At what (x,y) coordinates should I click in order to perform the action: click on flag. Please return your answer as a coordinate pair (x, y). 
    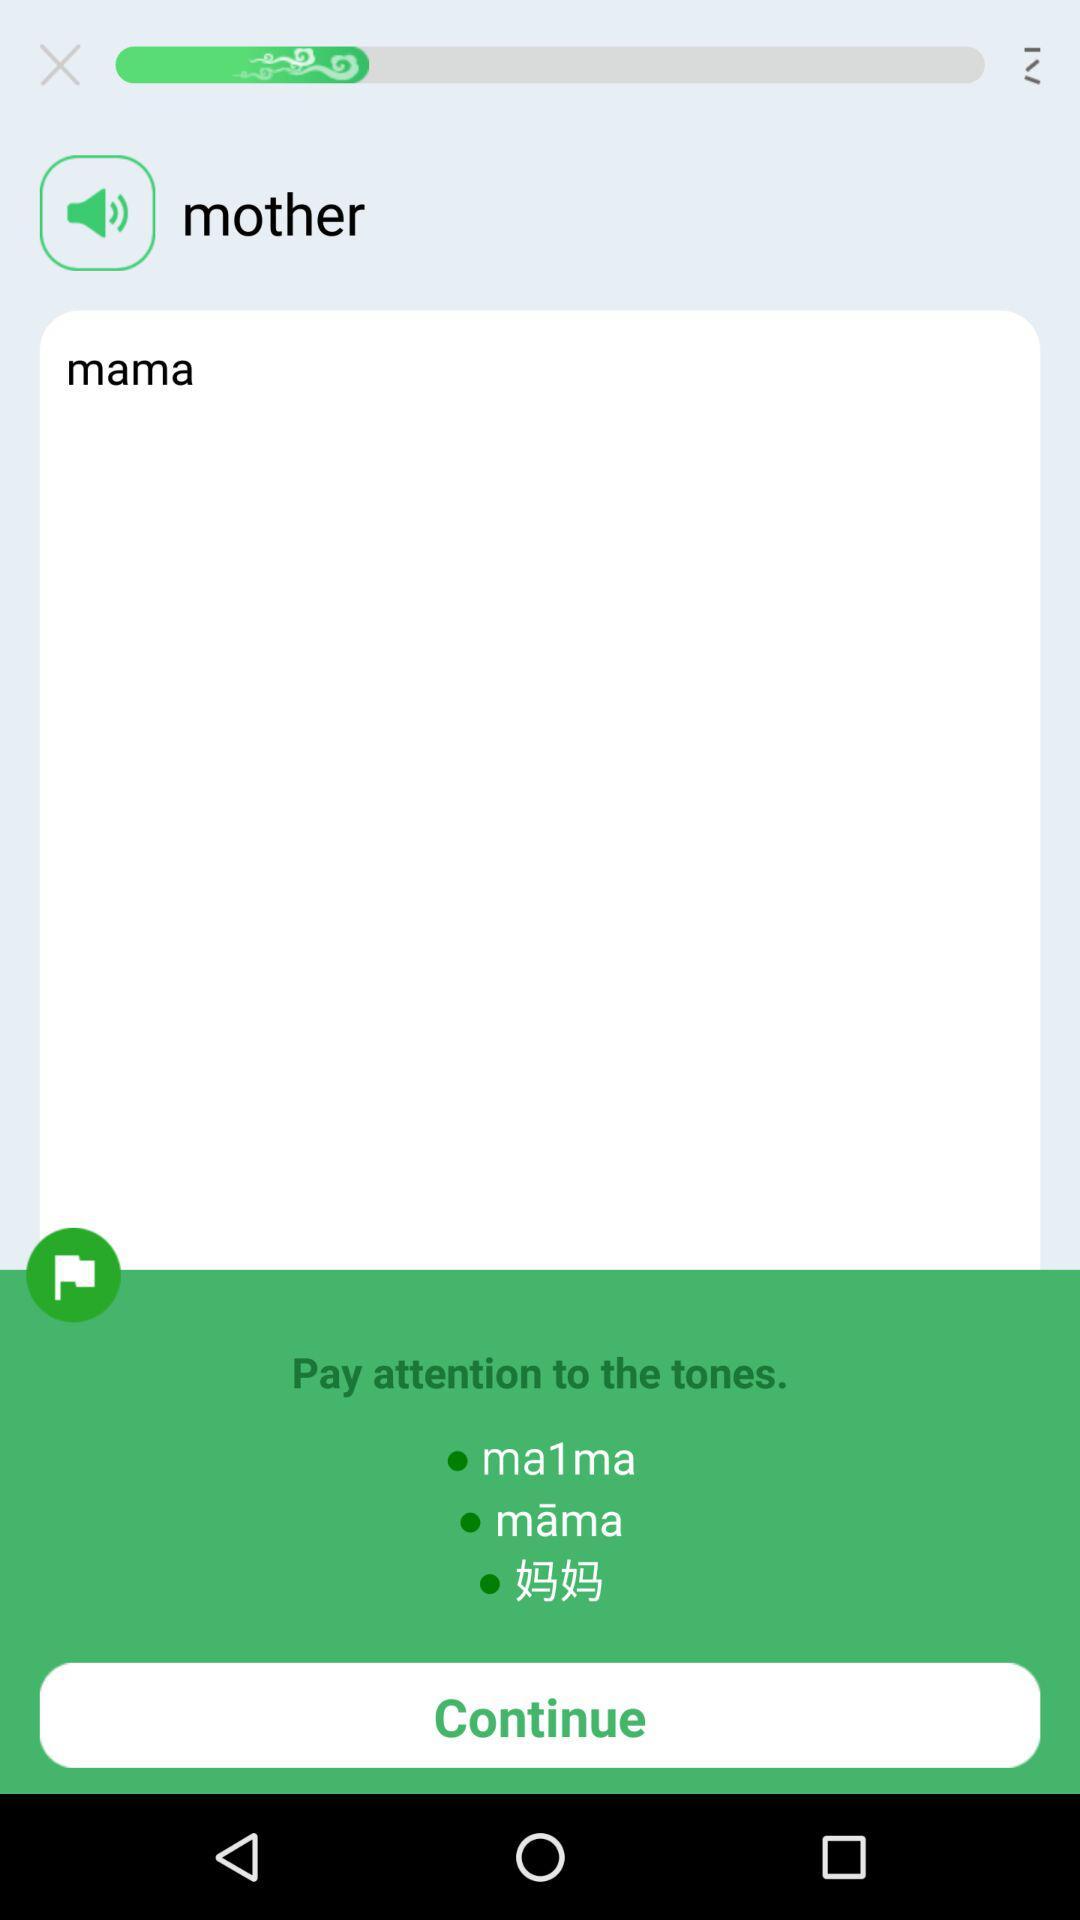
    Looking at the image, I should click on (72, 1274).